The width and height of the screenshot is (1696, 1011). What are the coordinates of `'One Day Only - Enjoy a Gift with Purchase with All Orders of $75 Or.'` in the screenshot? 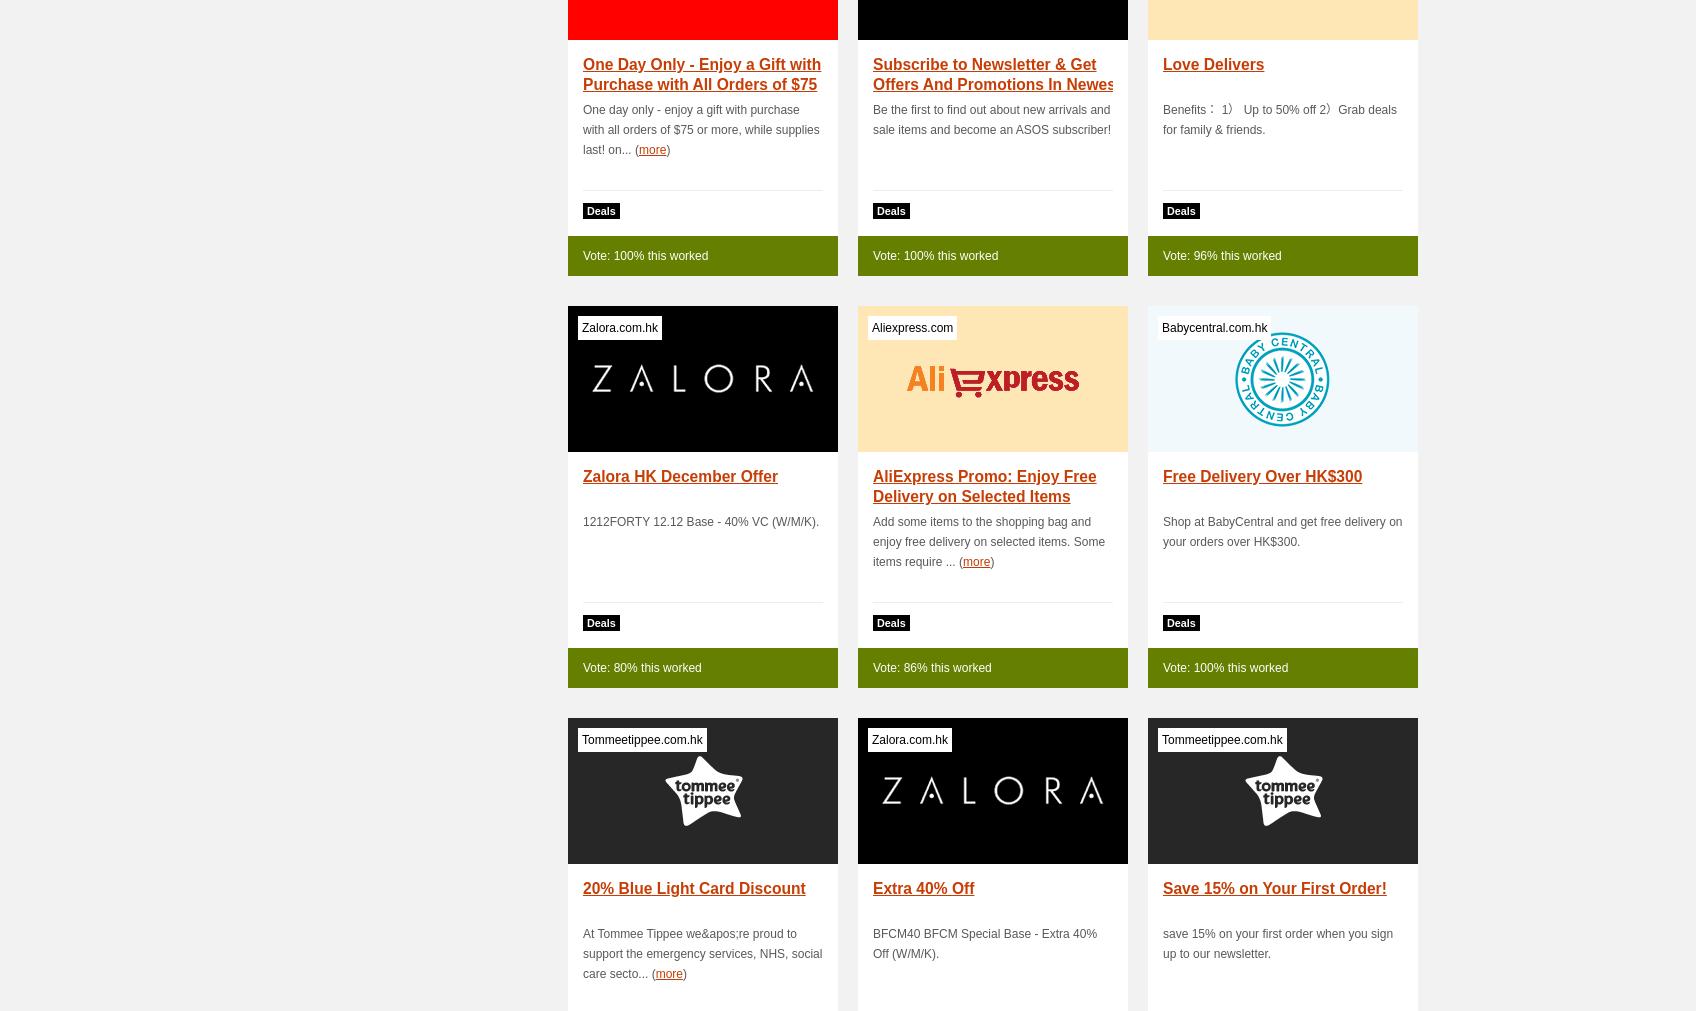 It's located at (700, 83).